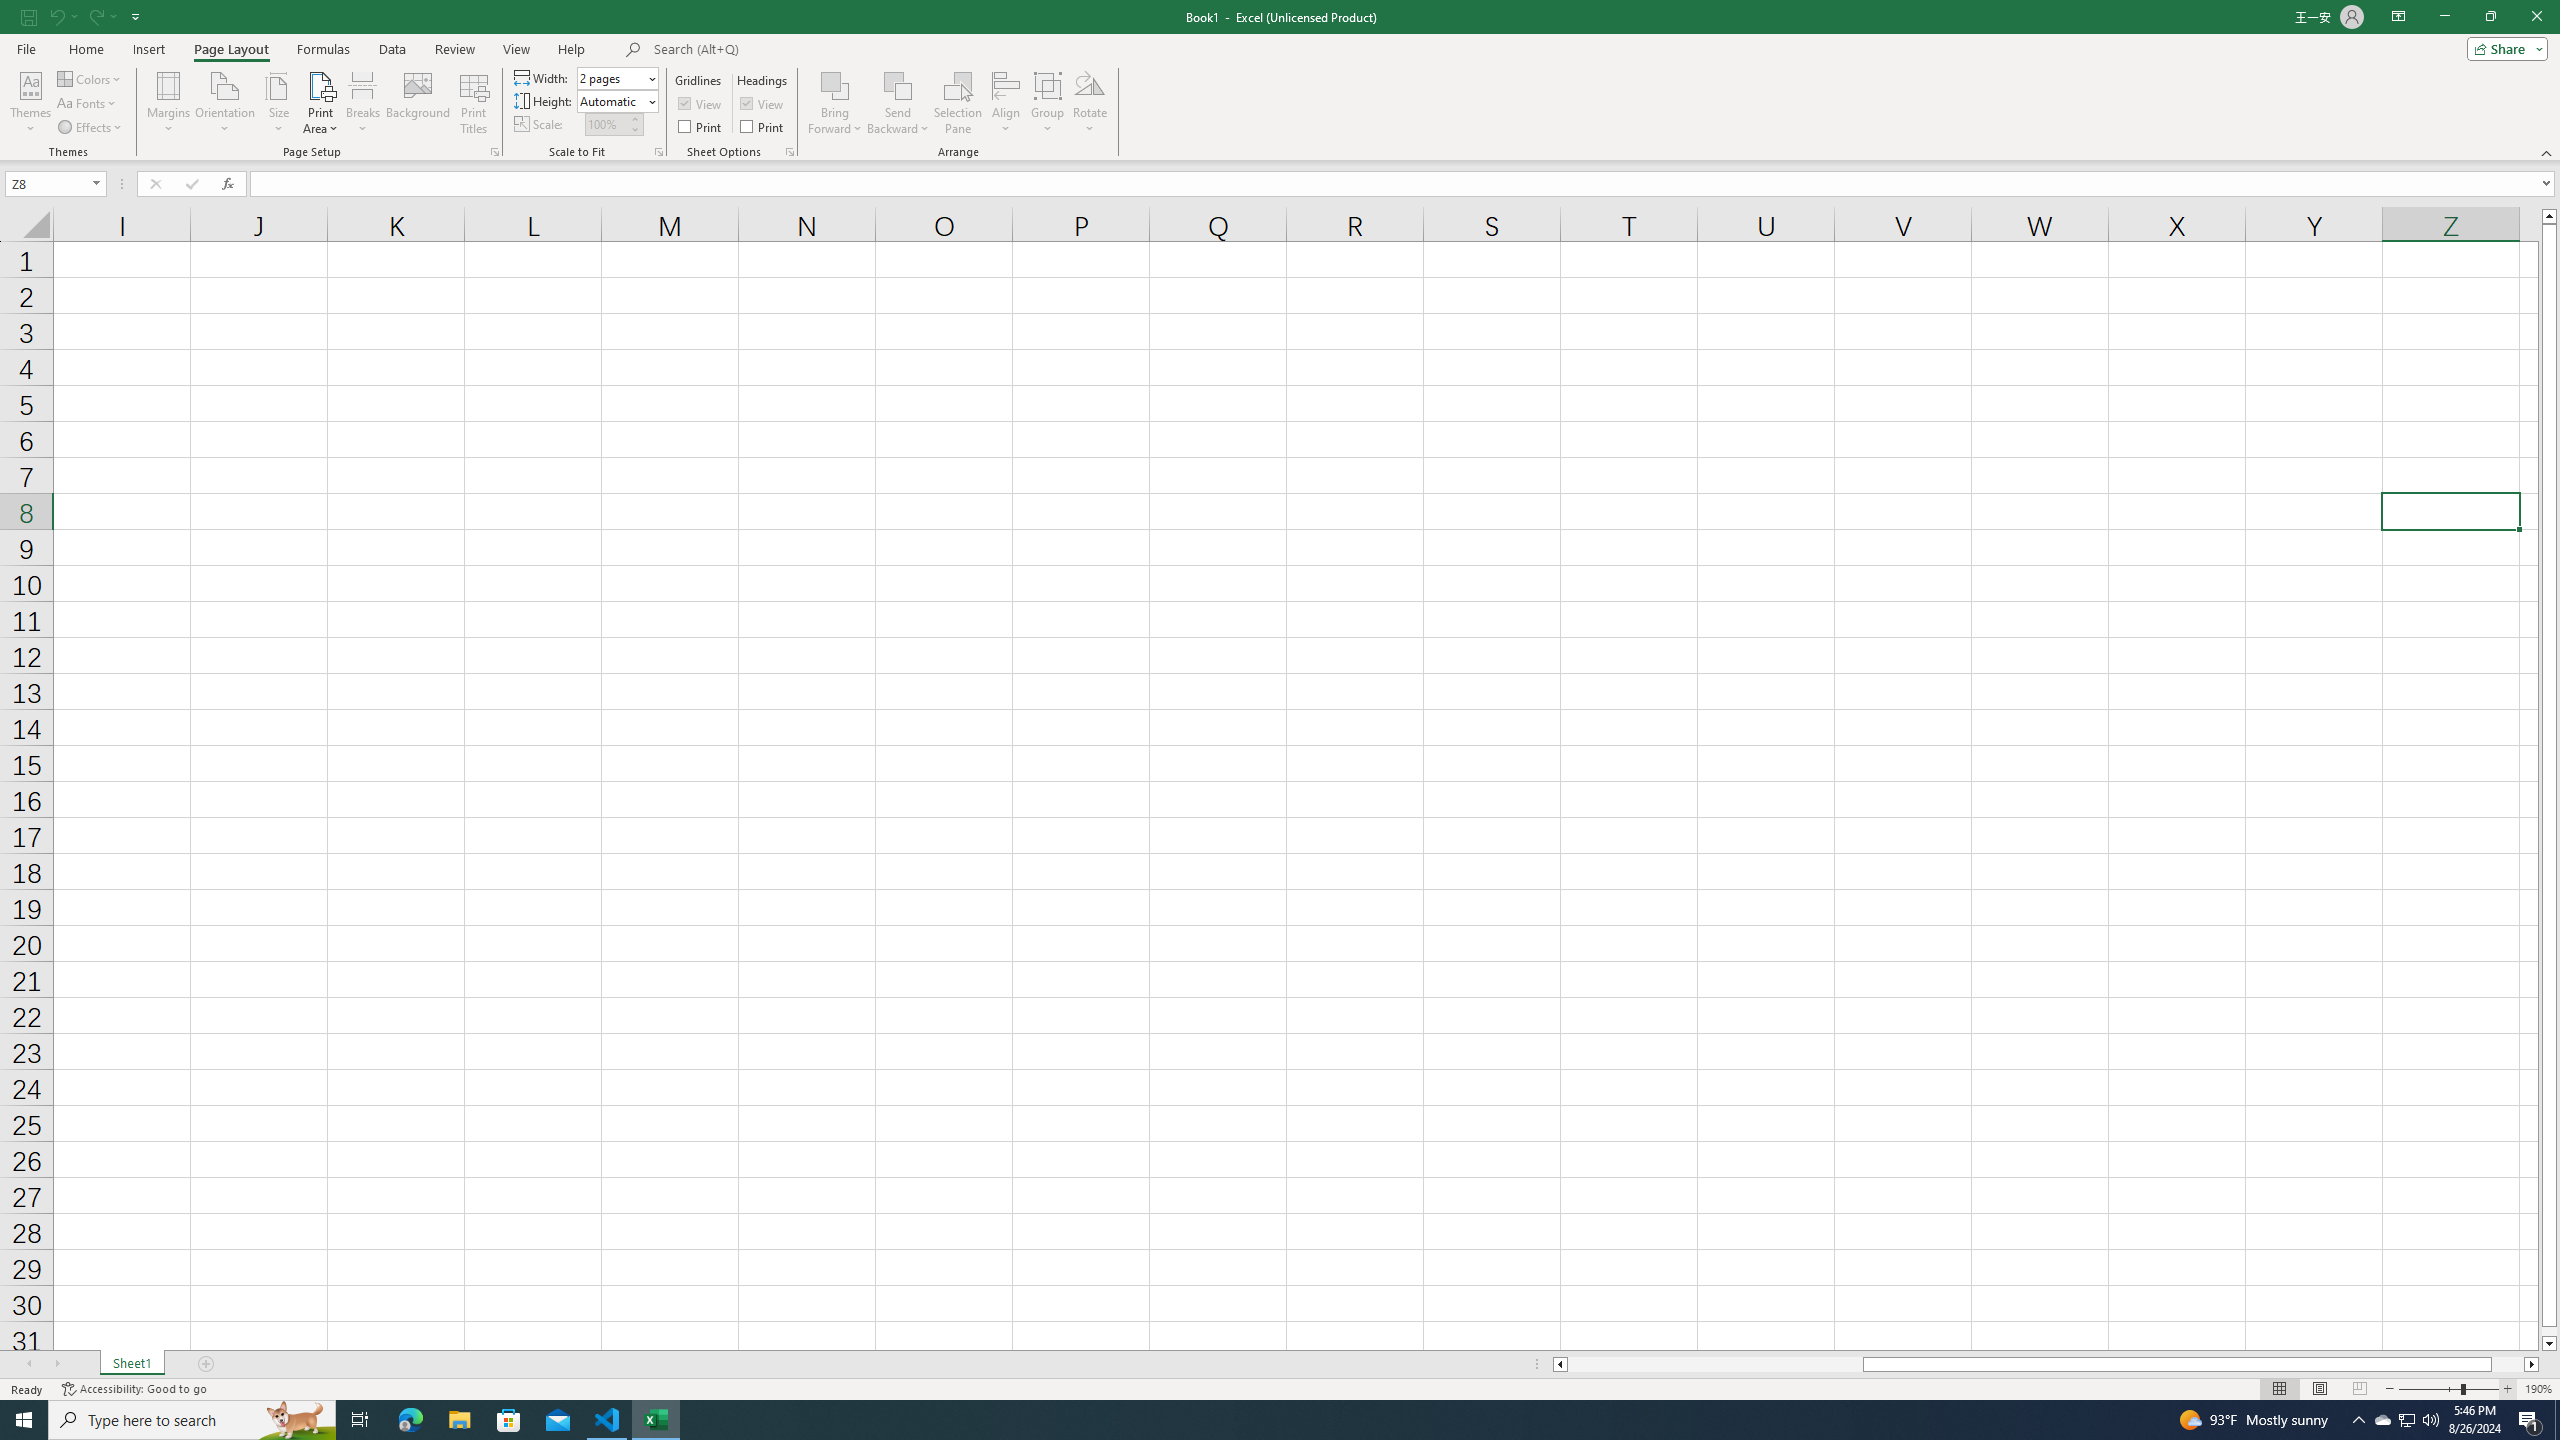  I want to click on 'Sheet Options', so click(788, 150).